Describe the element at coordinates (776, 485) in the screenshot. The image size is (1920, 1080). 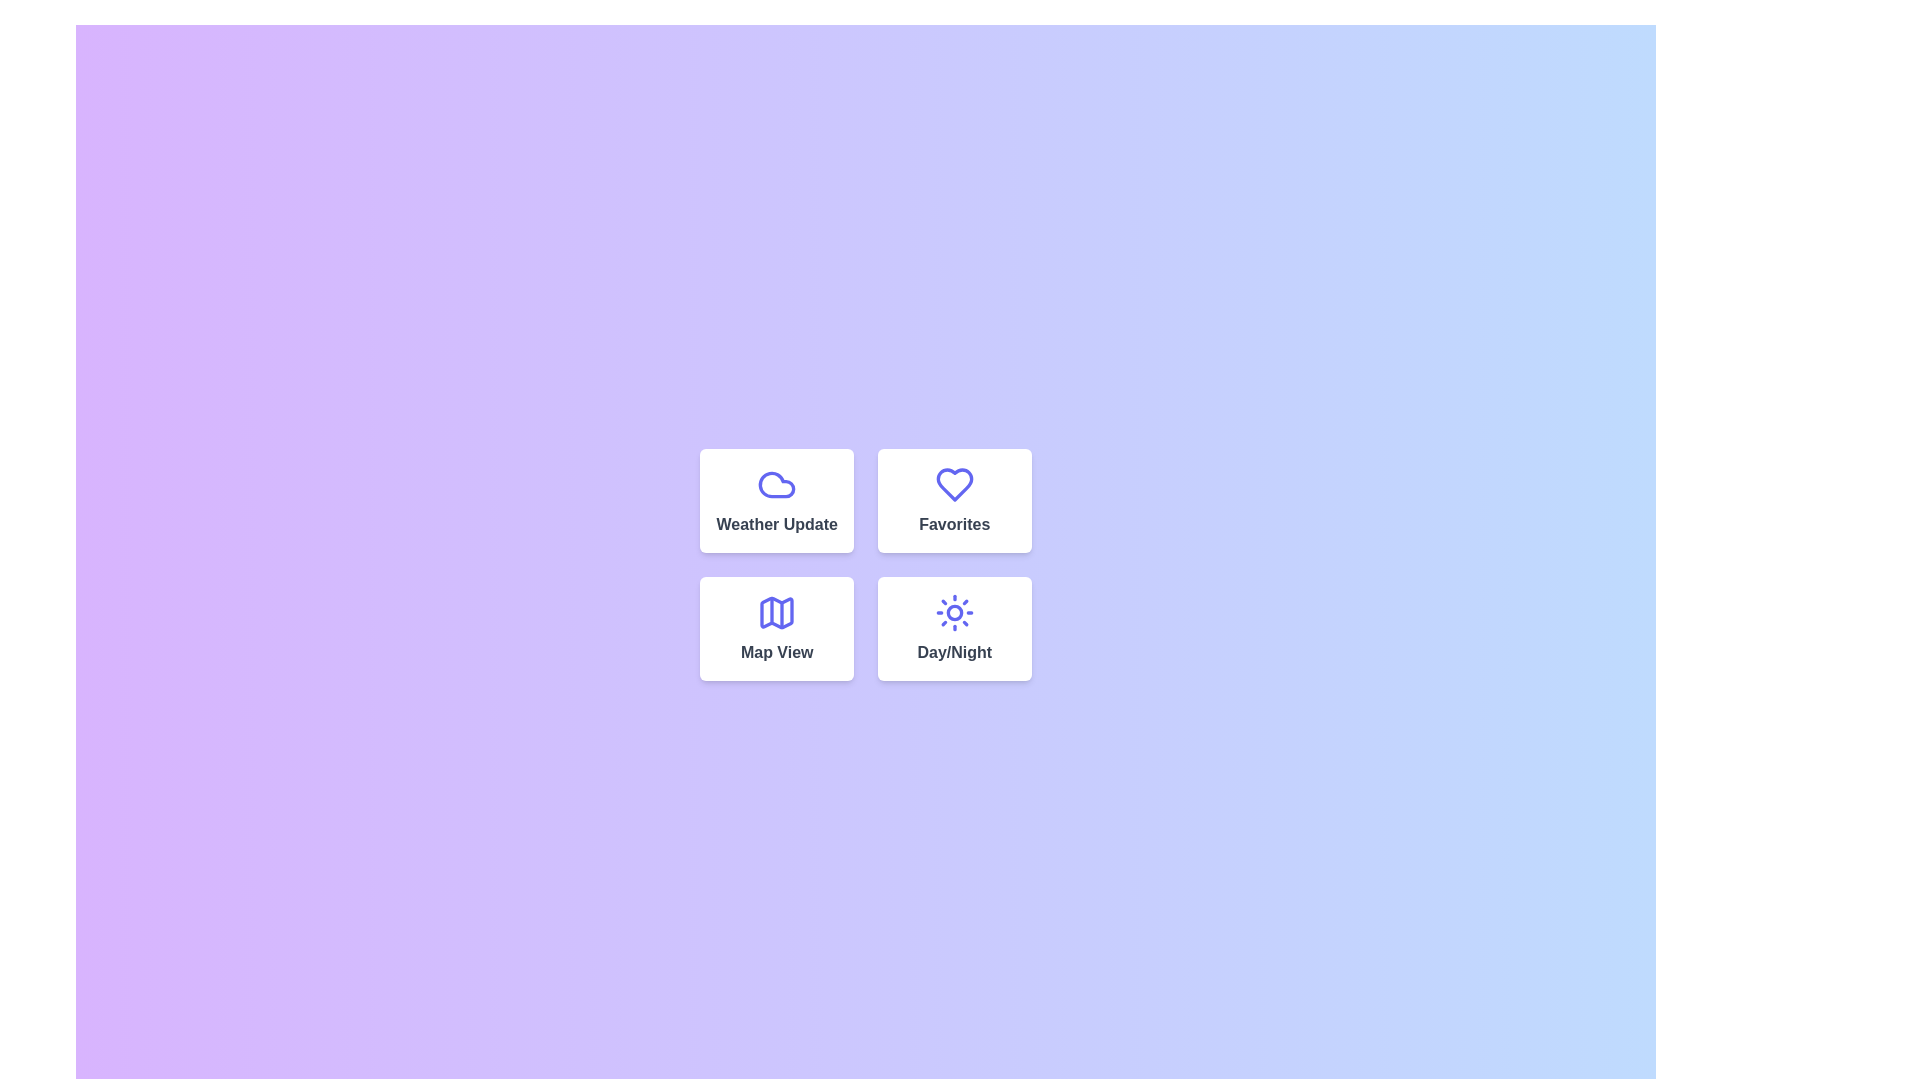
I see `the cloud icon representing the 'Weather Update' option located in the top-left panel of the grid layout` at that location.